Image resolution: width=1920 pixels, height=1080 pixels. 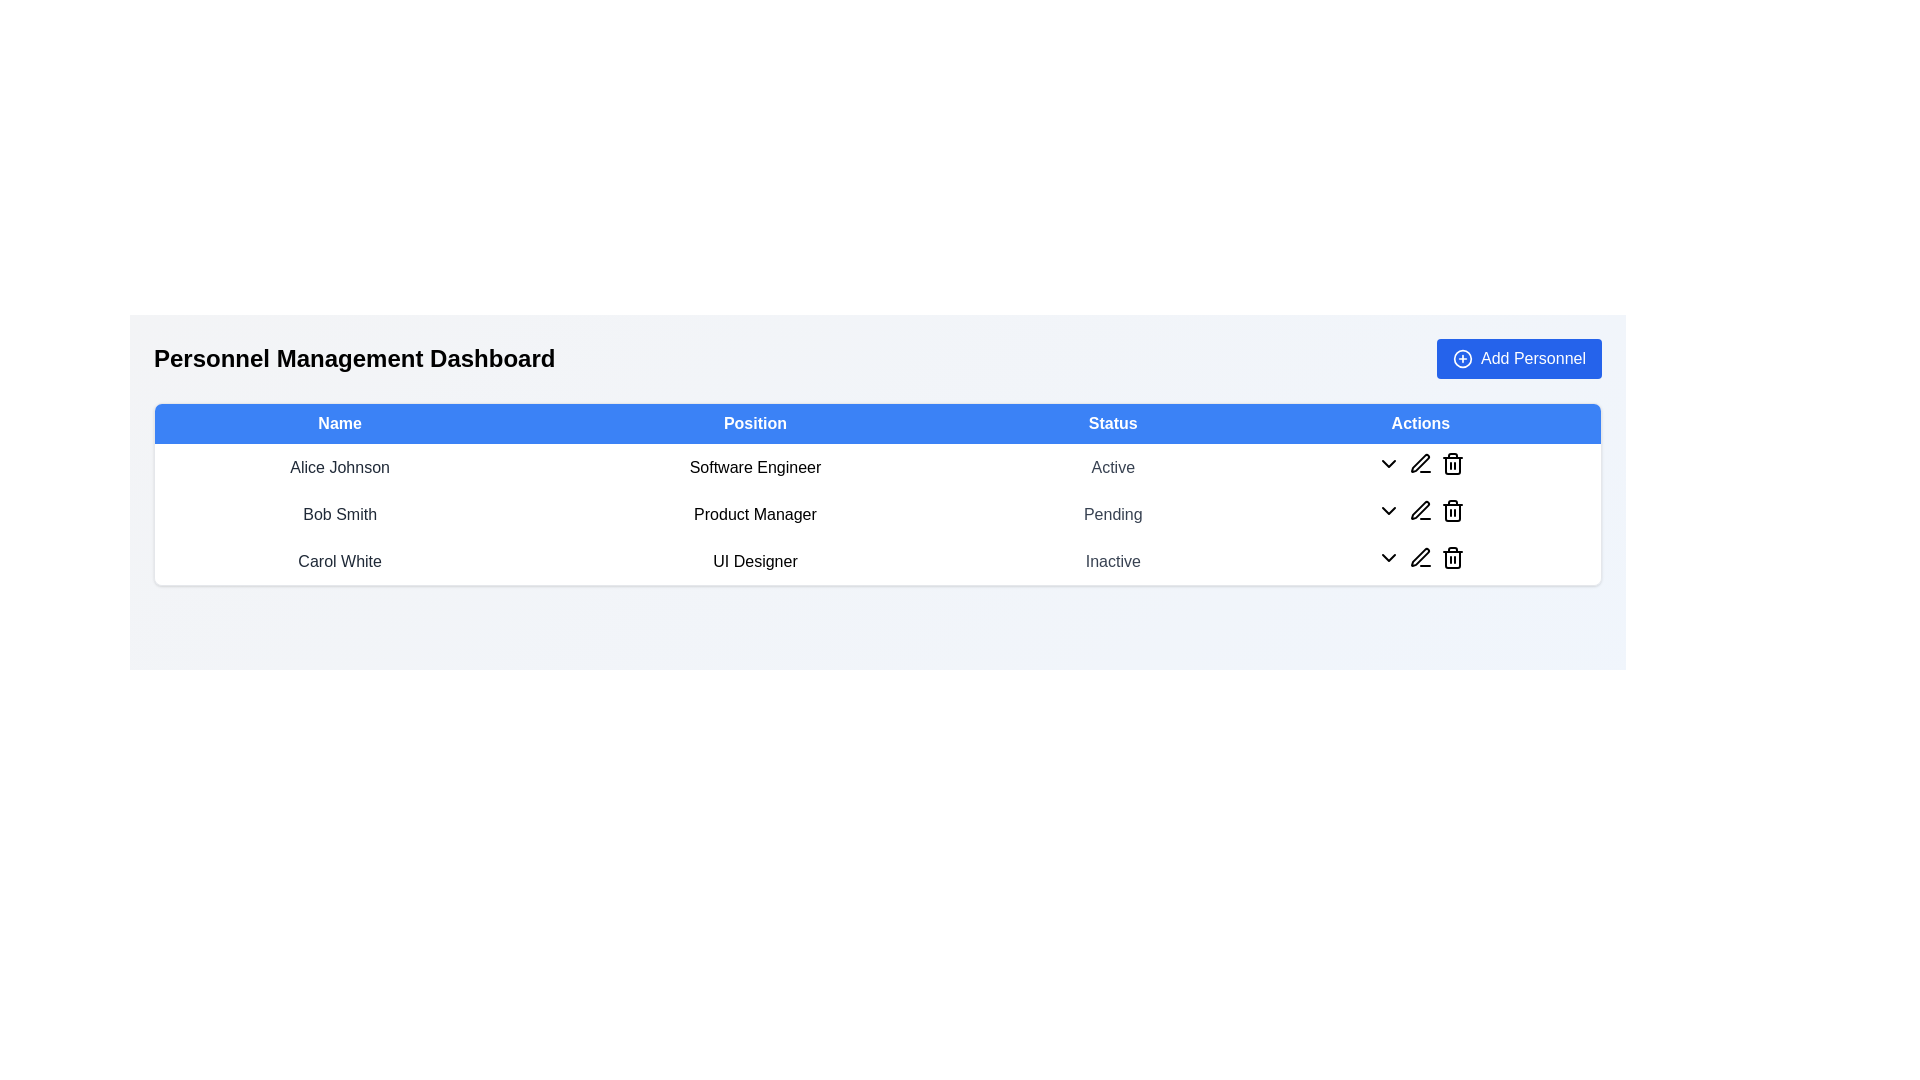 I want to click on the 'Pending' status text label for 'Bob Smith' in the 'Personnel Management Dashboard' table, which is located in the third column of the corresponding row, so click(x=1112, y=513).